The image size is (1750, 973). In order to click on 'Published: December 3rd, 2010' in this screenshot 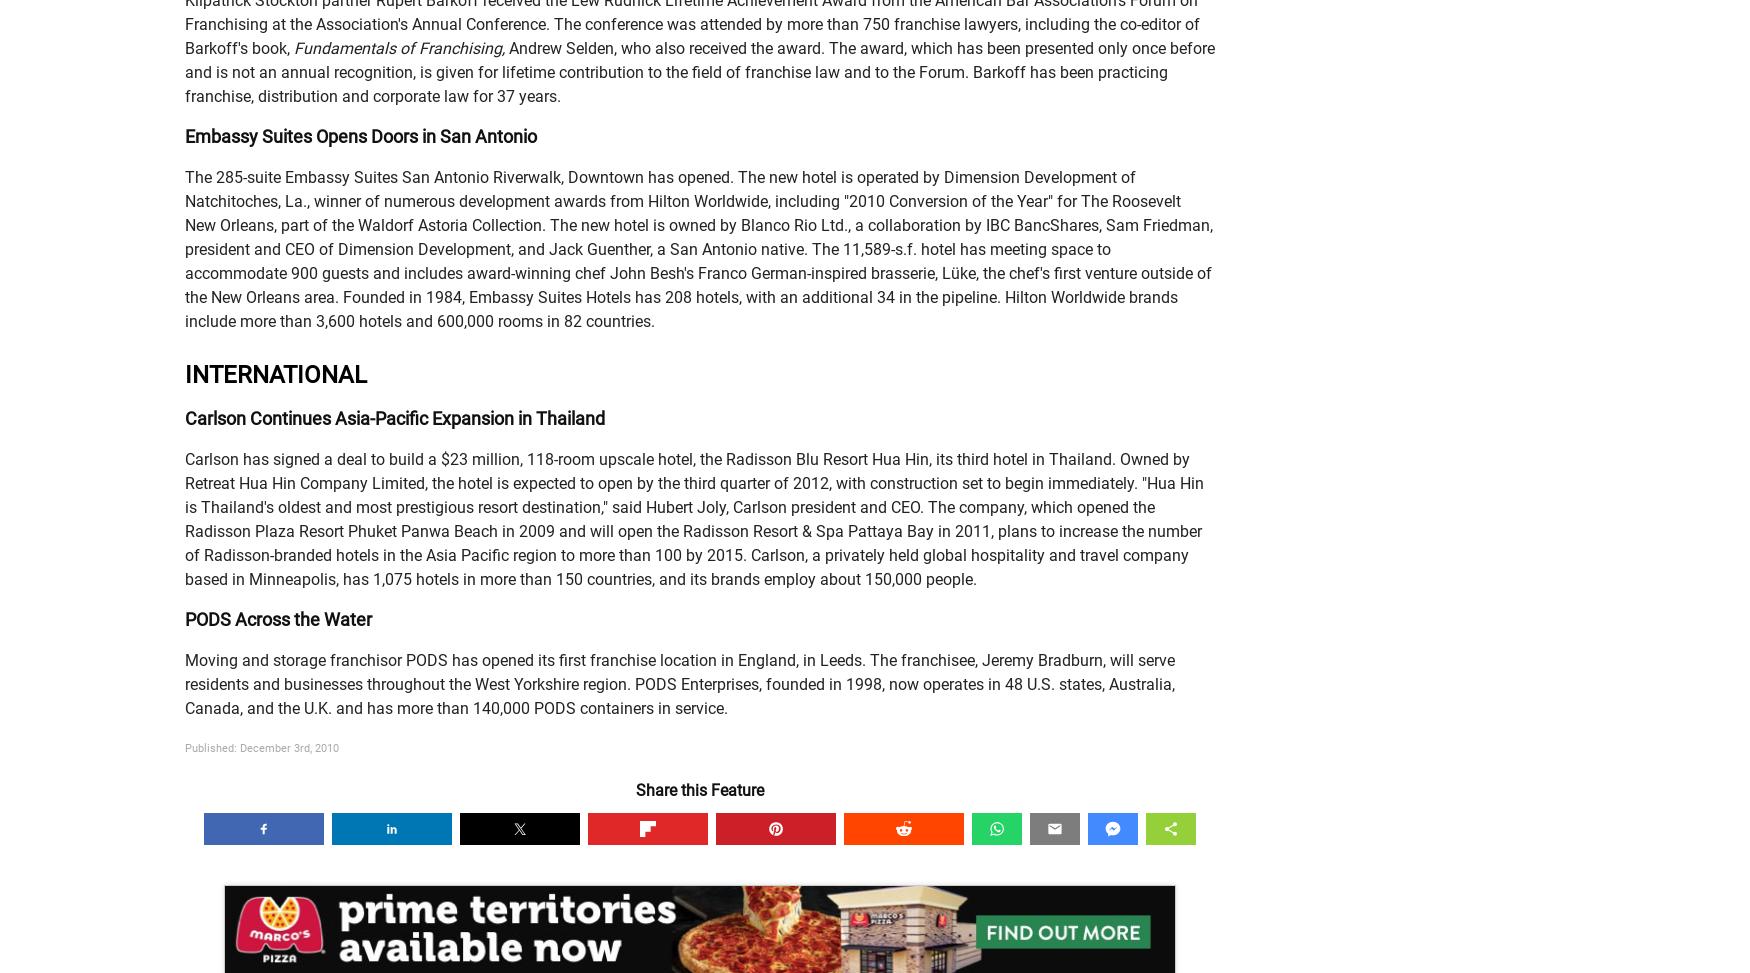, I will do `click(260, 748)`.